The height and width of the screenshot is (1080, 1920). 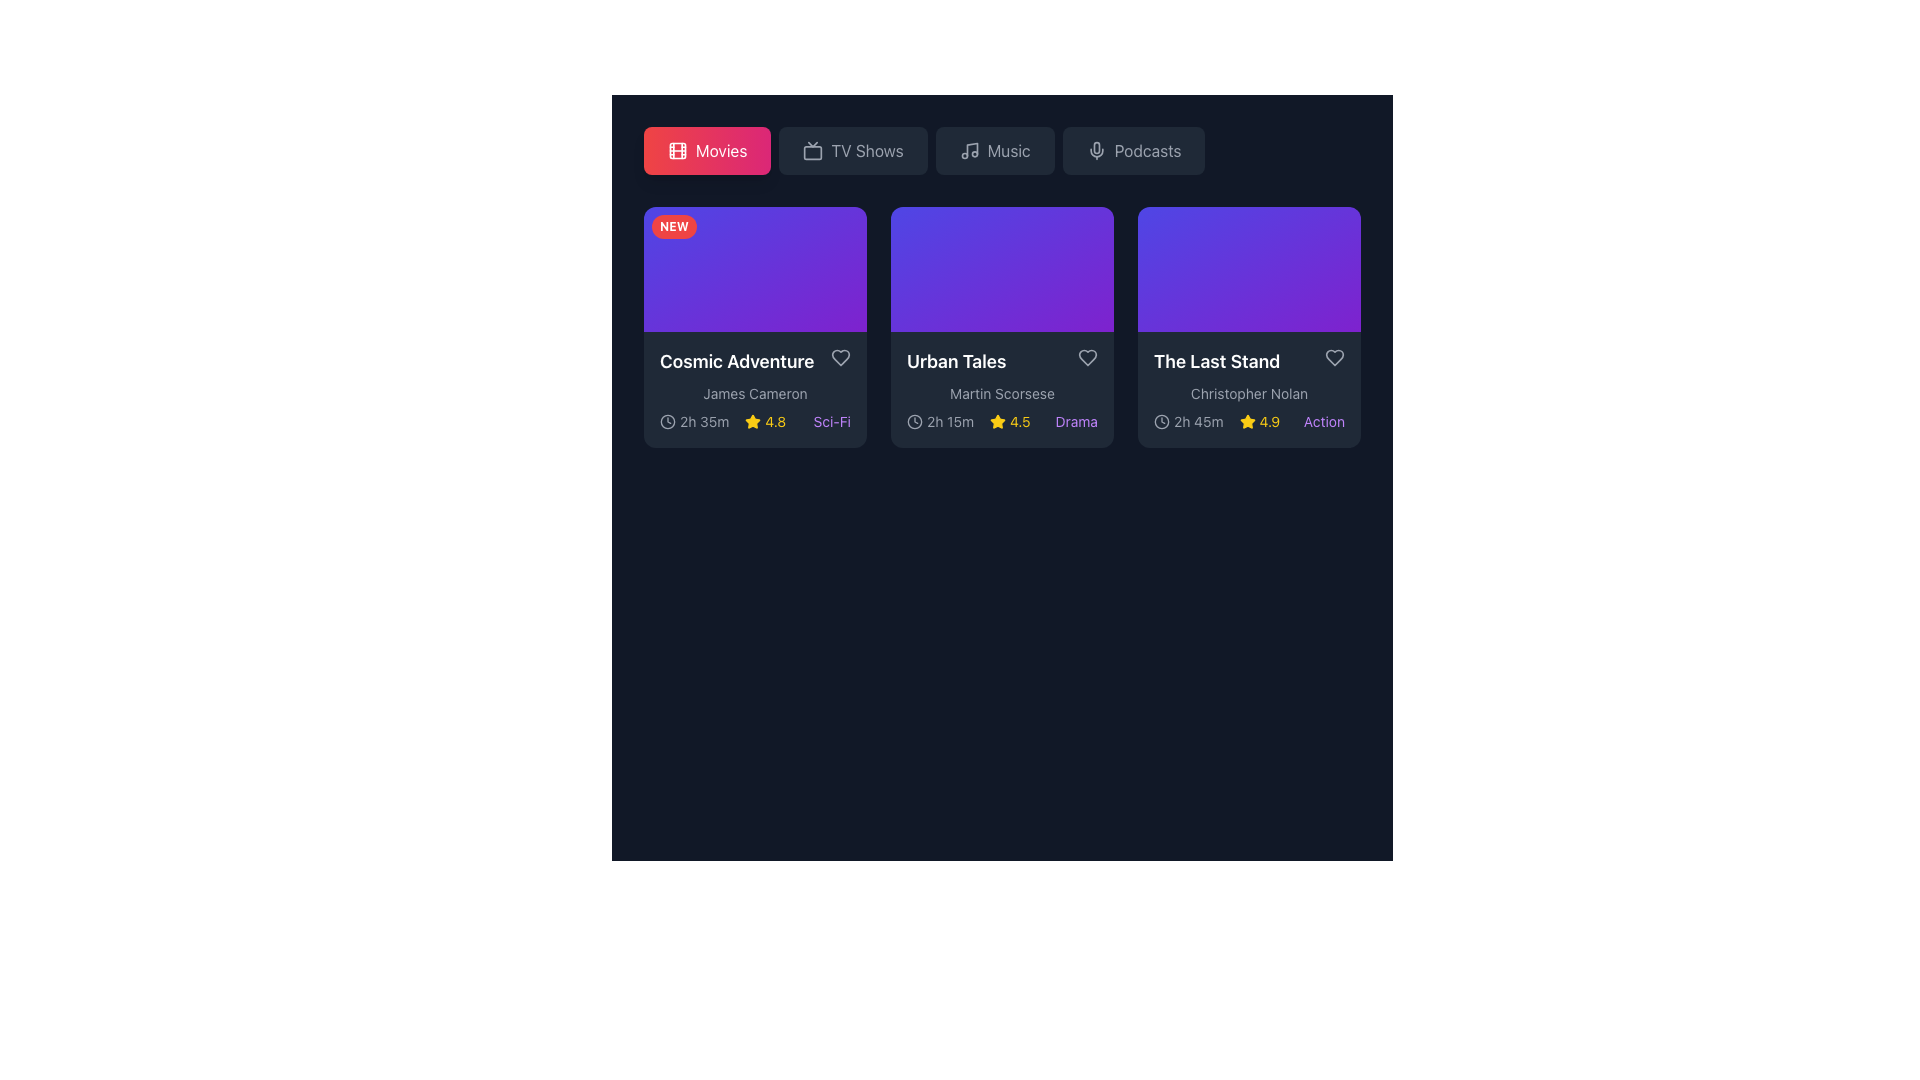 I want to click on text displaying the numerical value '4.5' styled in yellow color, which is part of the rating display layout under the genre label 'Drama' in the 'Urban Tales' card, so click(x=1020, y=421).